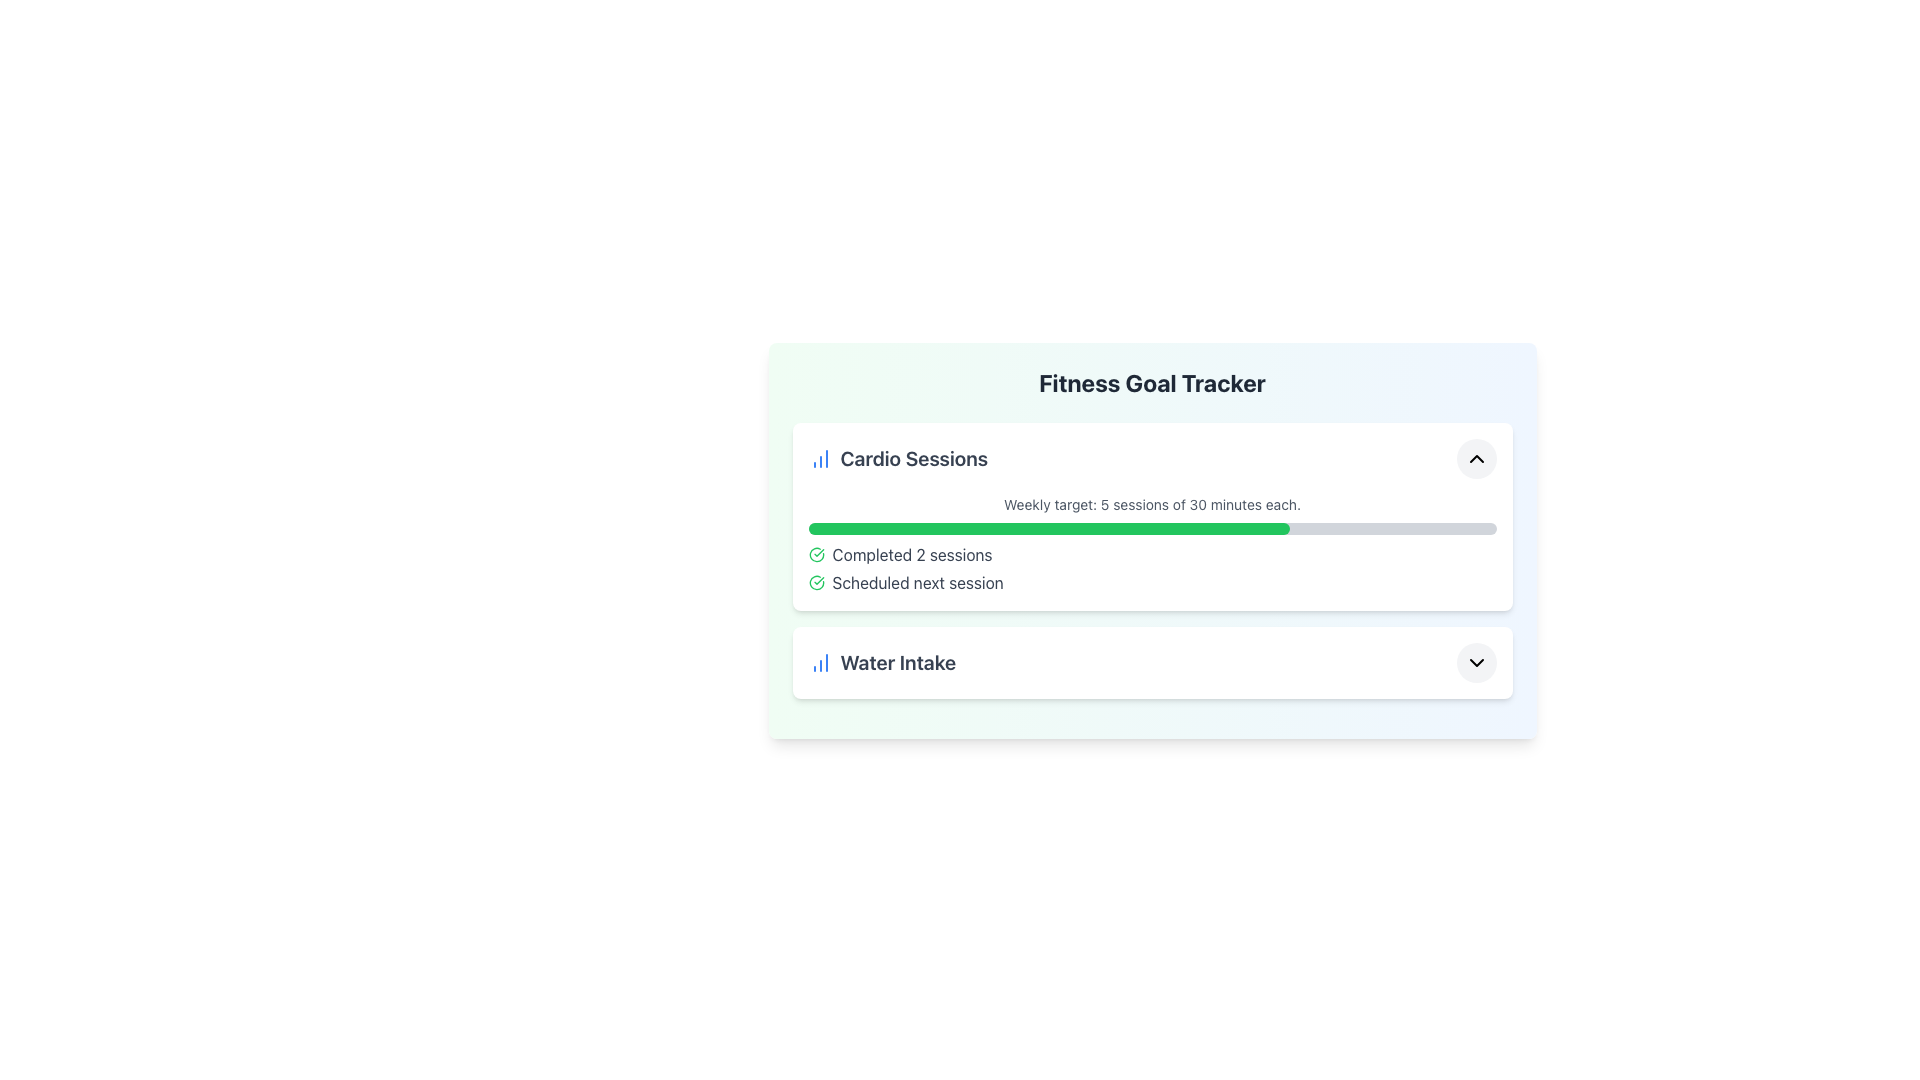 The height and width of the screenshot is (1080, 1920). I want to click on textual information displayed in the 'Weekly target: 5 sessions of 30 minutes each.' label, which is styled in gray and located in the cardio sessions card of the fitness goal tracker, so click(1152, 504).